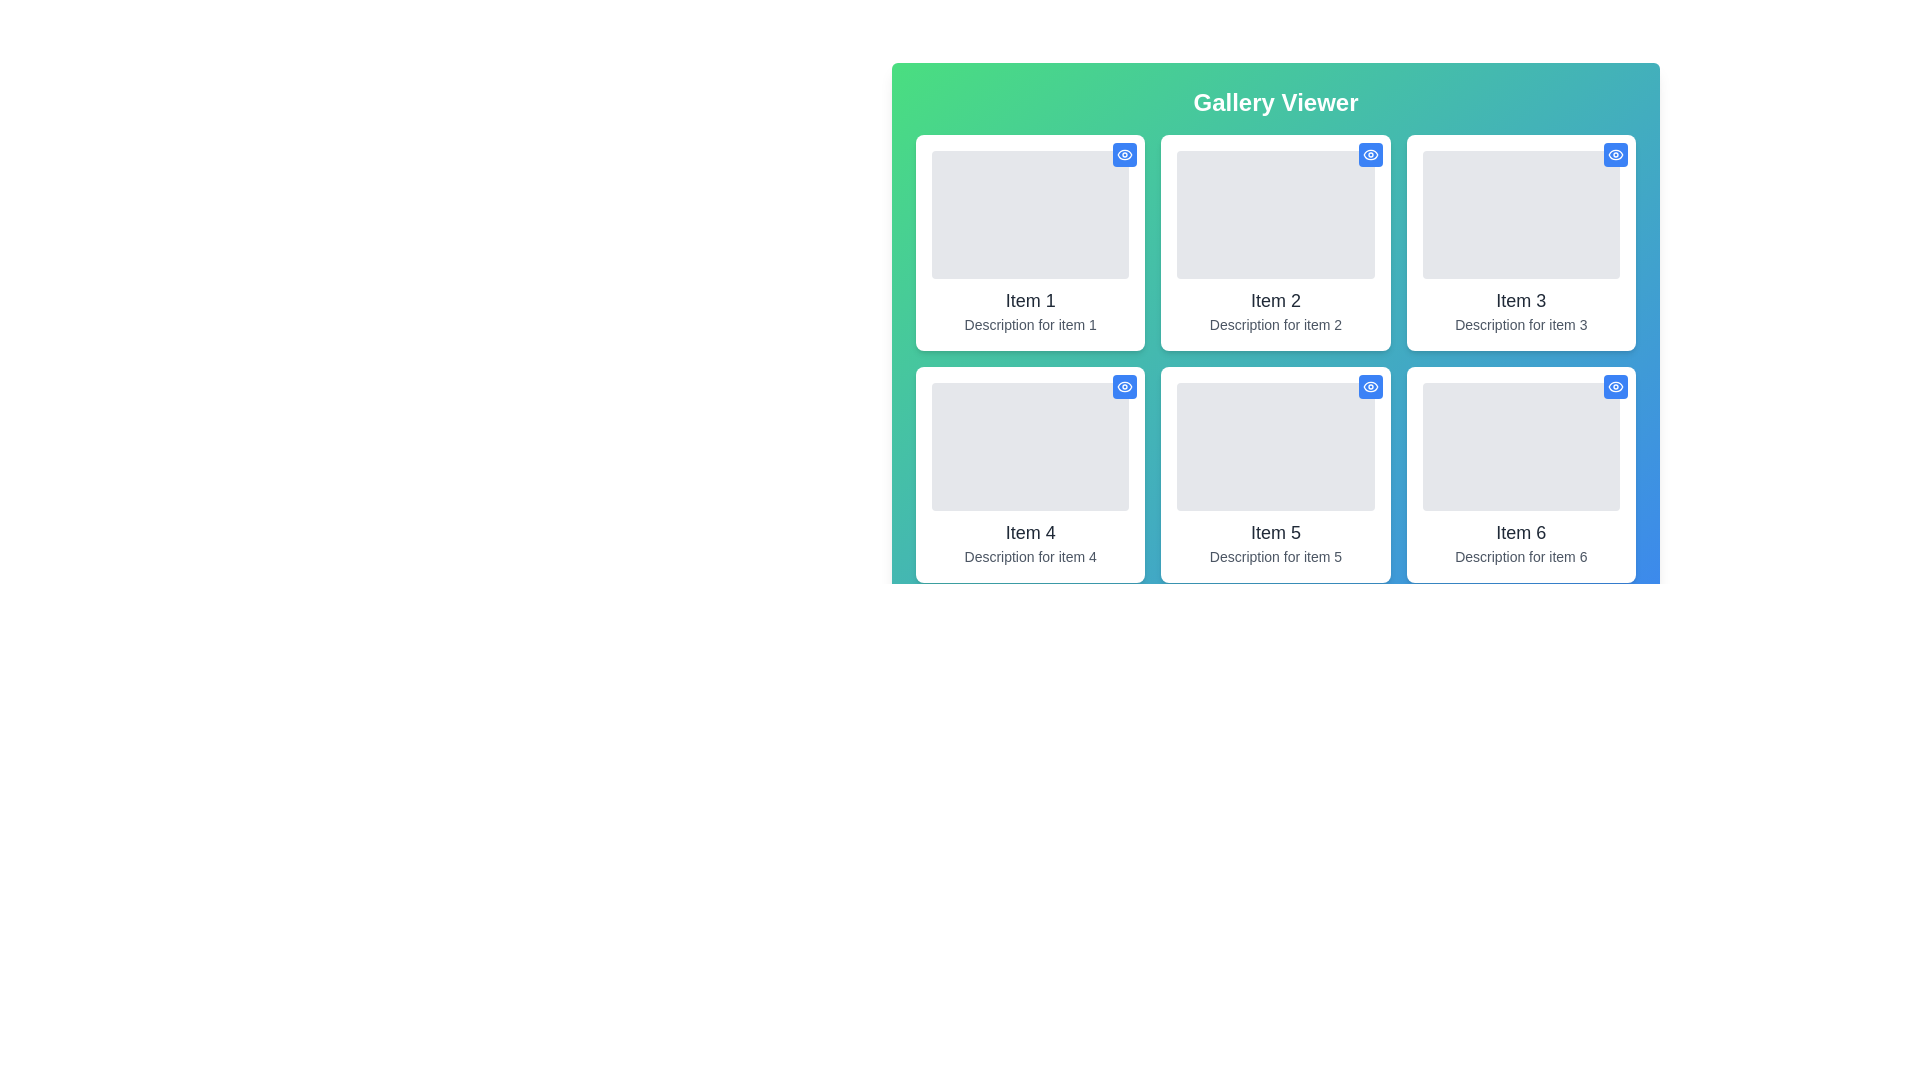 The image size is (1920, 1080). I want to click on the text label displaying 'Description for item 5', which is styled with a gray font color and smaller text size, positioned within the fifth card of a grid layout, so click(1275, 556).